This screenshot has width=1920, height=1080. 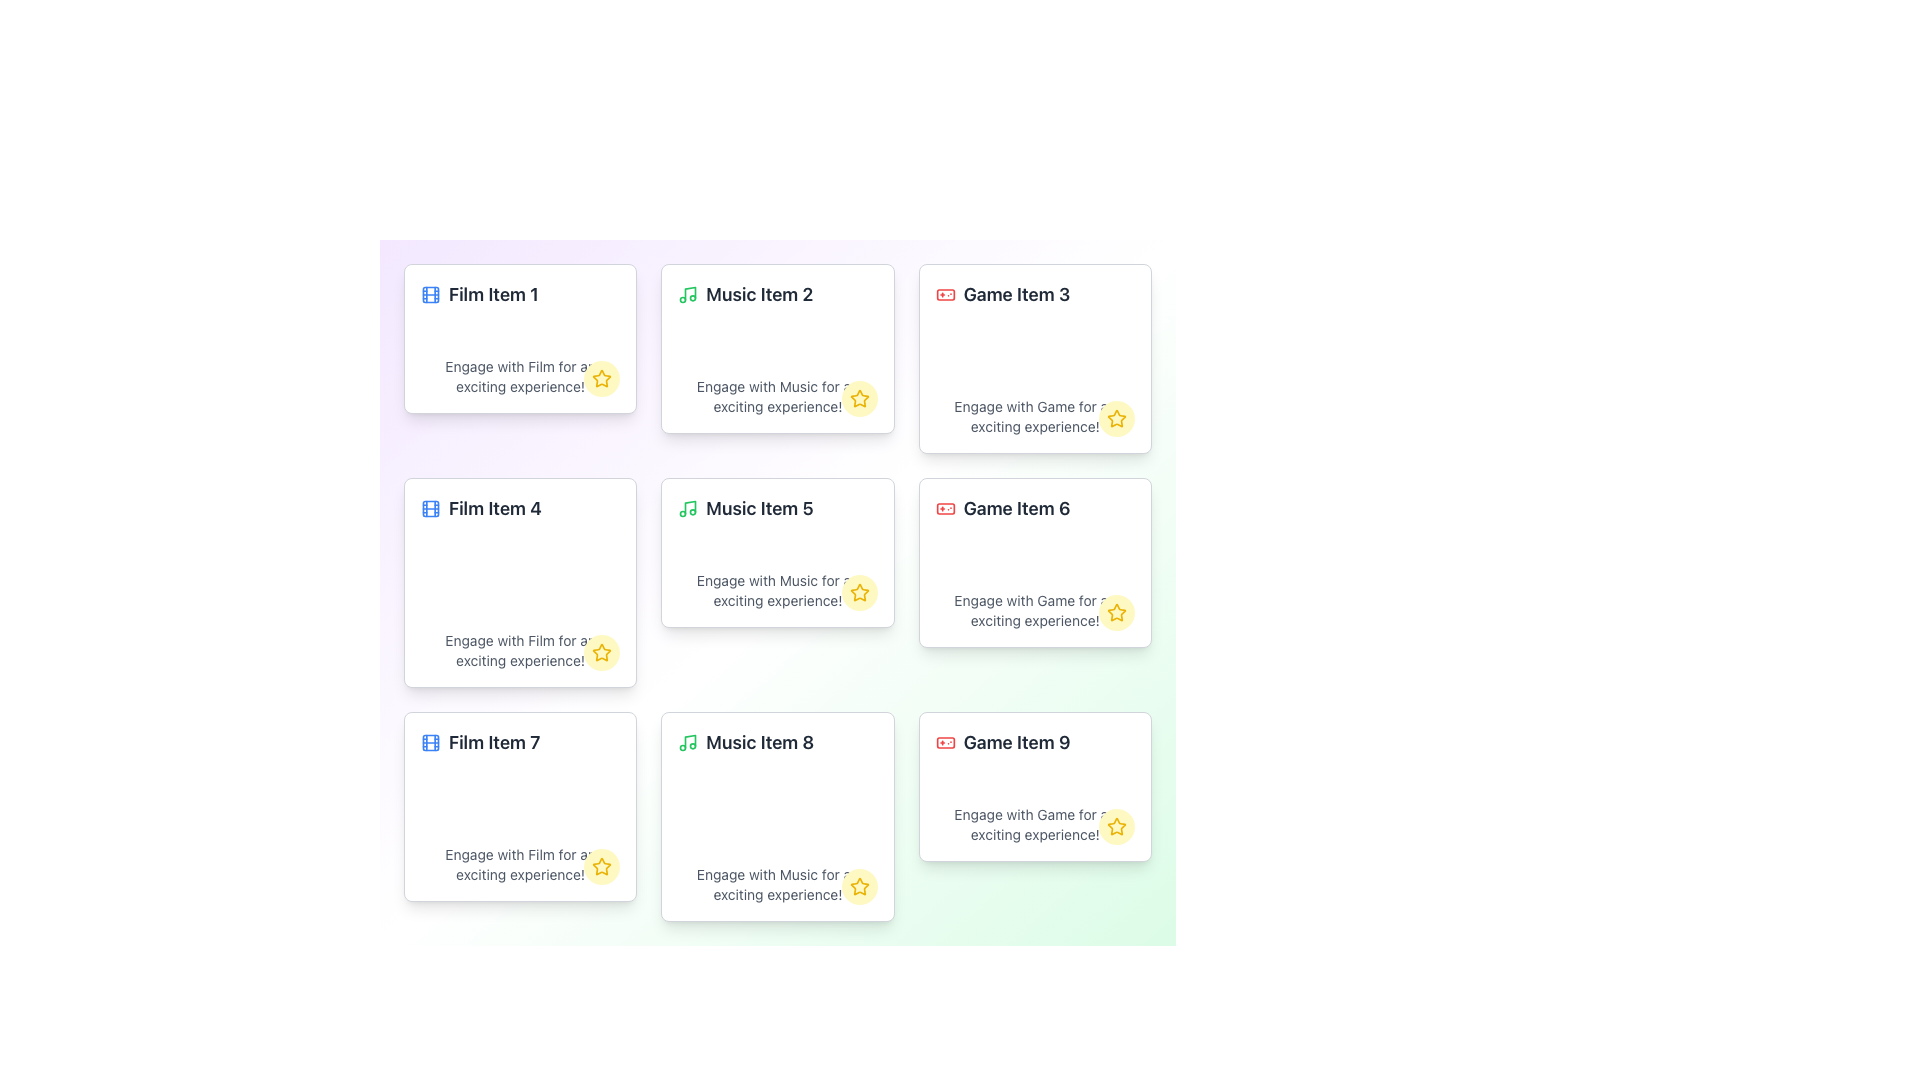 What do you see at coordinates (1115, 418) in the screenshot?
I see `the star icon button with a yellow outline located in the bottom-right corner of the 'Game Item 3' card` at bounding box center [1115, 418].